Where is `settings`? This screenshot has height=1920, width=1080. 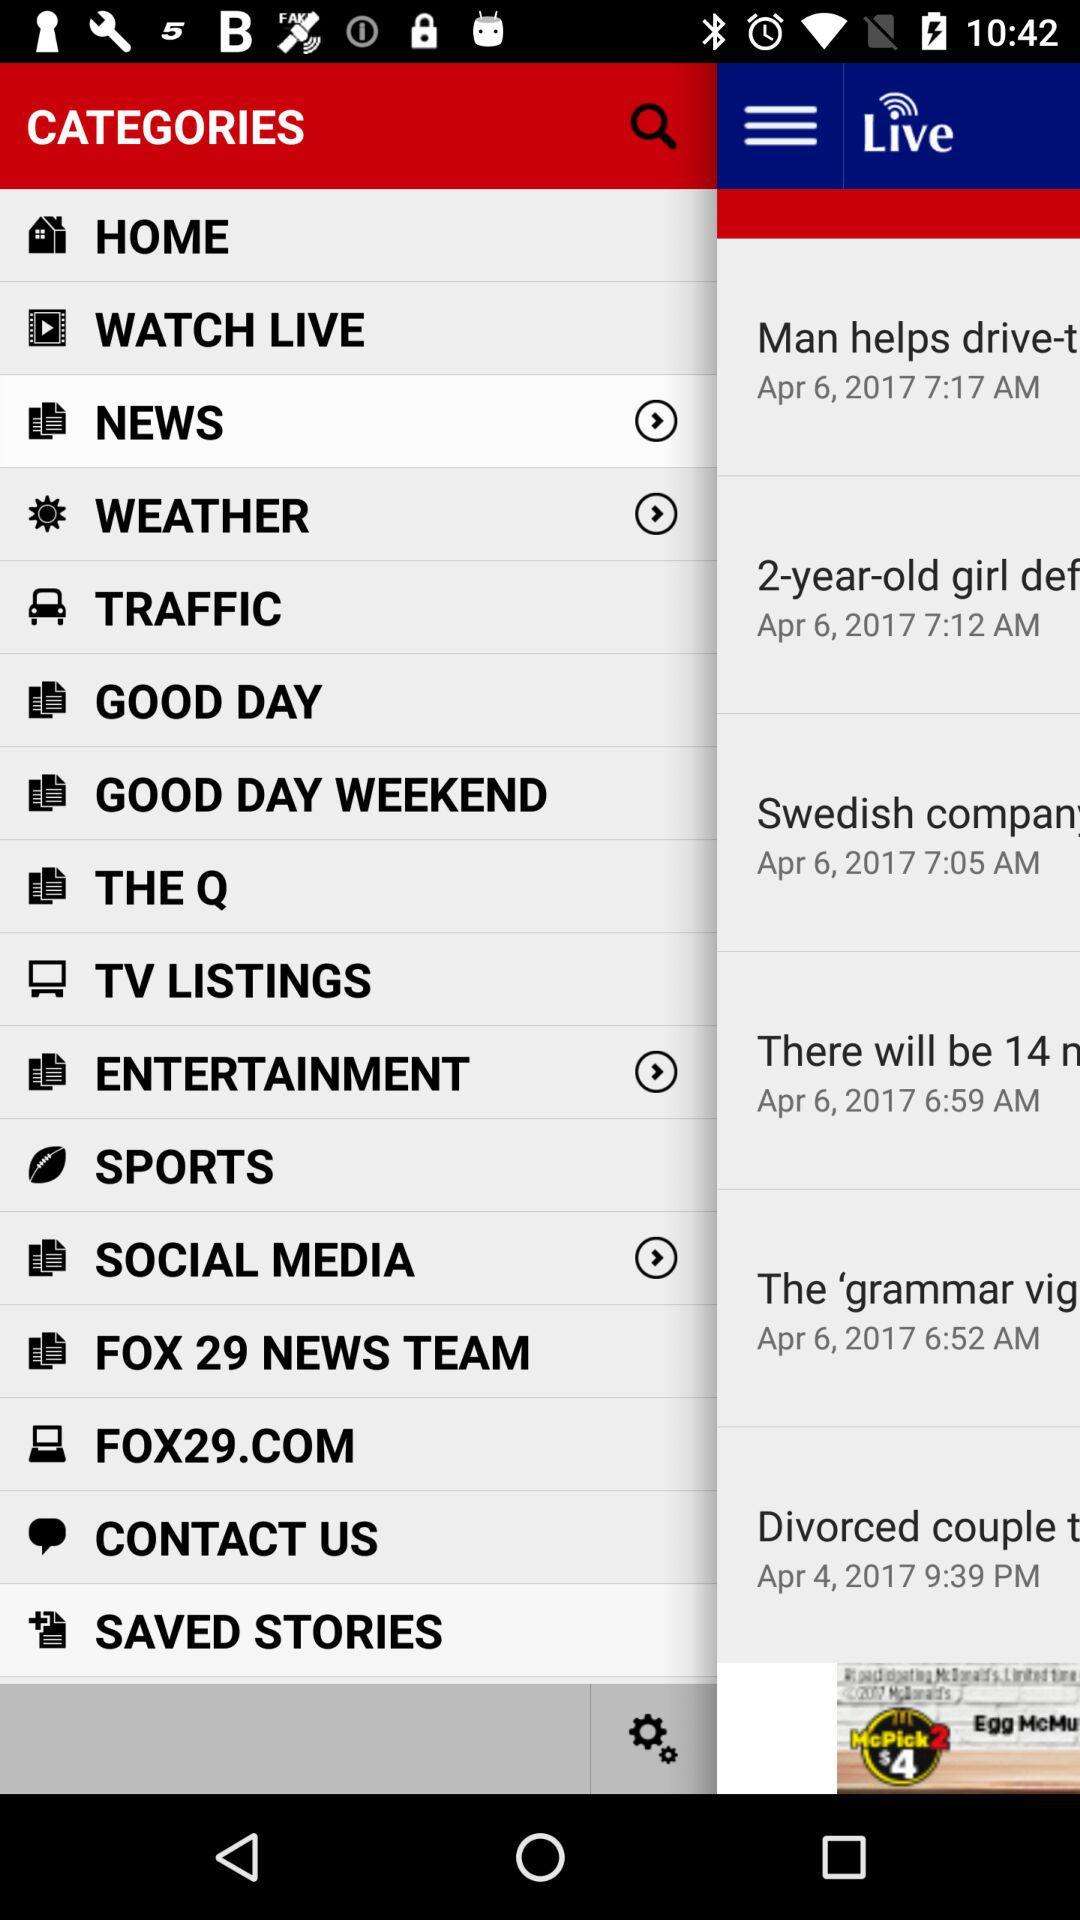 settings is located at coordinates (654, 1737).